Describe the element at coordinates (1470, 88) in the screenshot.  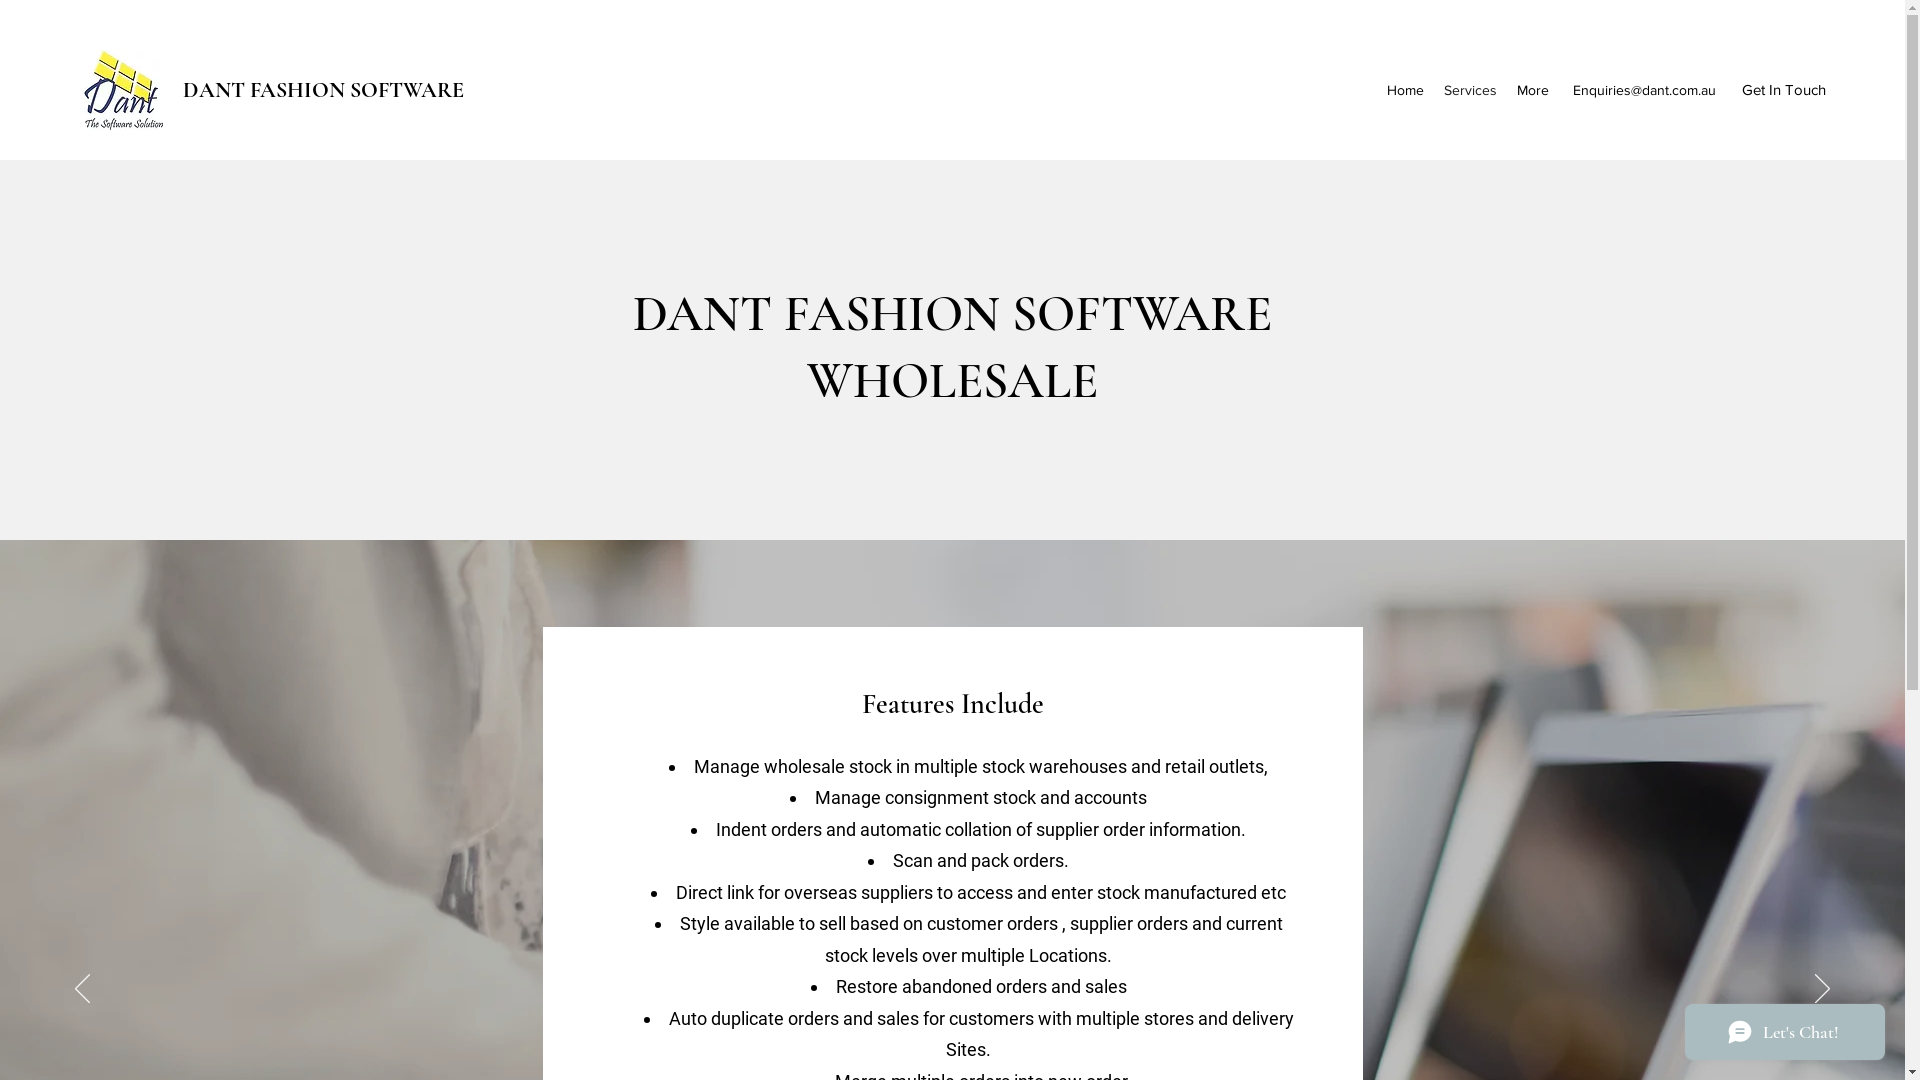
I see `'Services'` at that location.